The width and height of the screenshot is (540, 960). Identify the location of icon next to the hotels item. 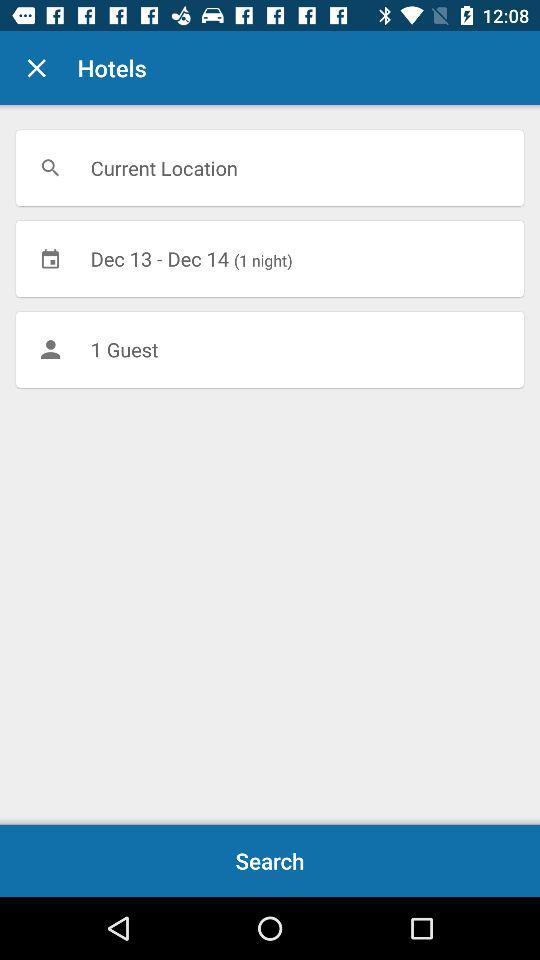
(36, 68).